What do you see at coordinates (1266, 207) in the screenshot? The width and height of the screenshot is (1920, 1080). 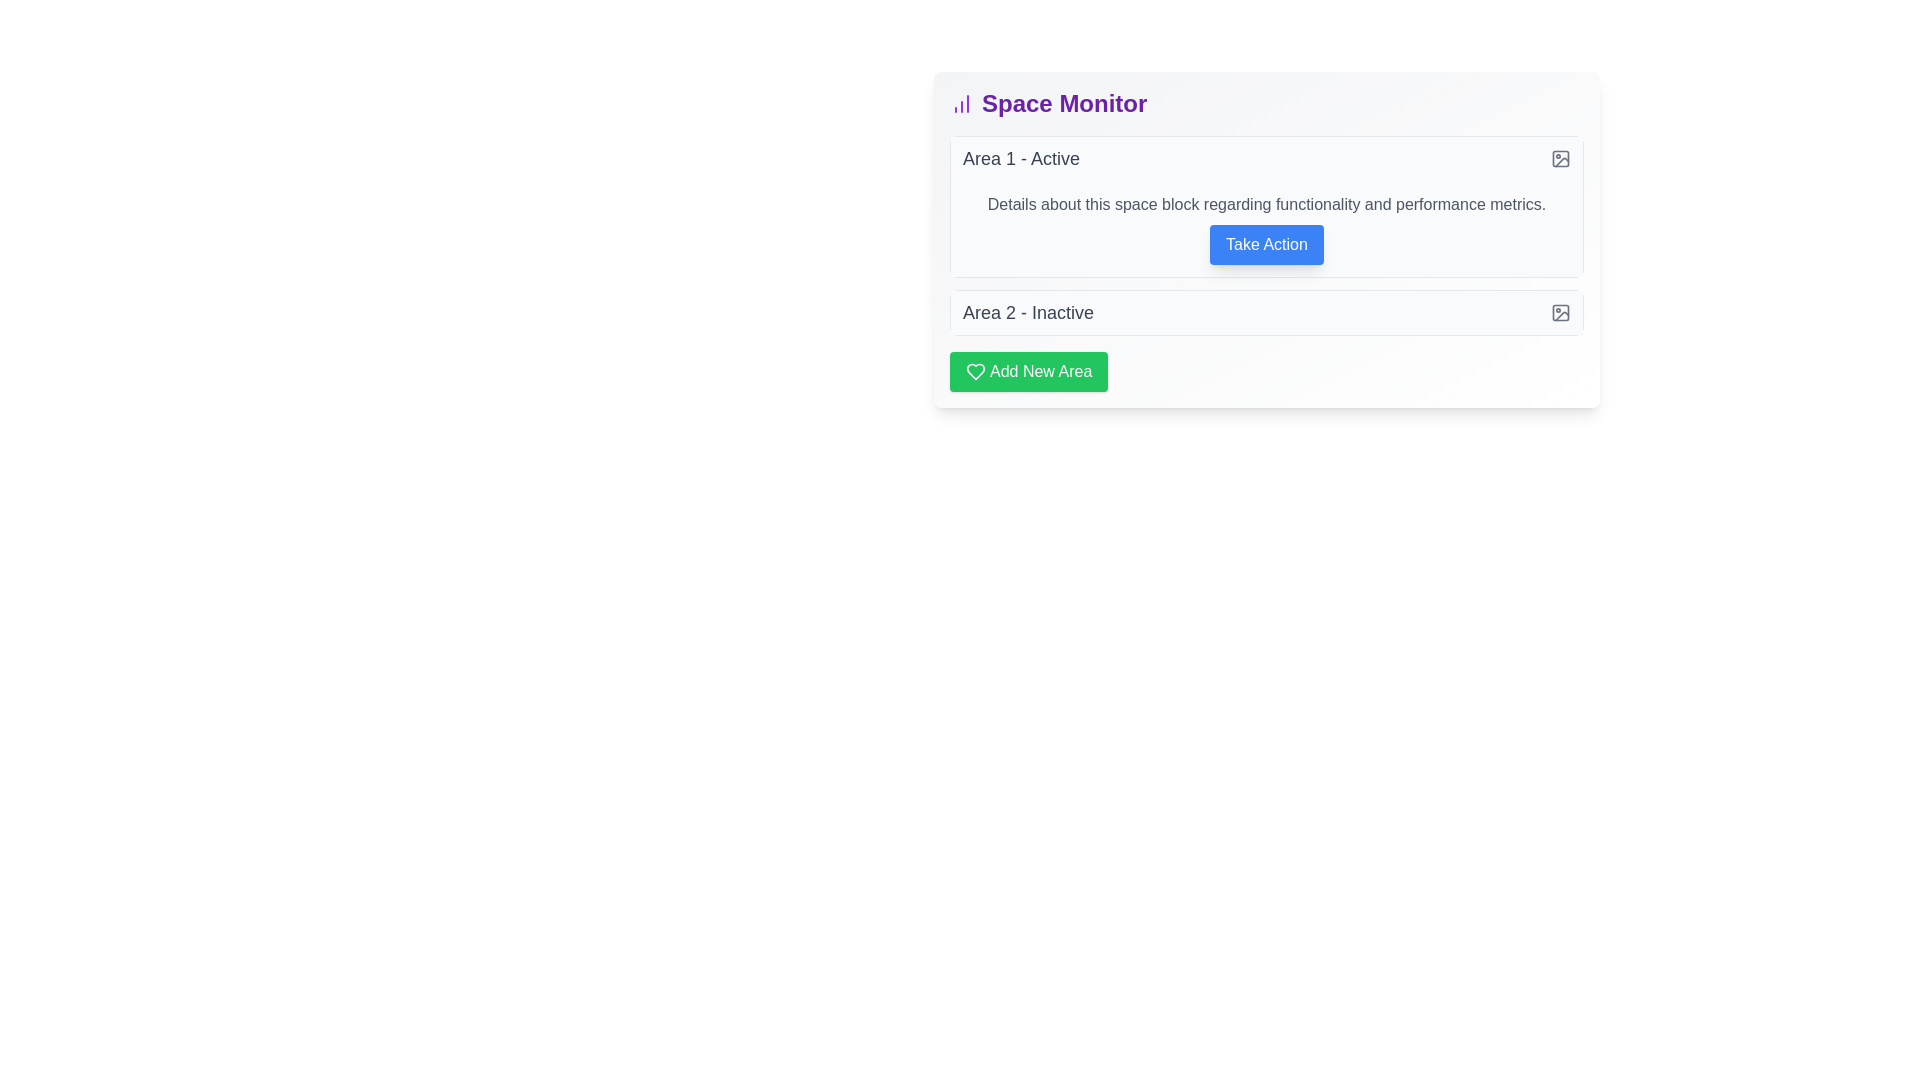 I see `the active panel that is the first panel in the list, located at the top and contains a button and icon` at bounding box center [1266, 207].